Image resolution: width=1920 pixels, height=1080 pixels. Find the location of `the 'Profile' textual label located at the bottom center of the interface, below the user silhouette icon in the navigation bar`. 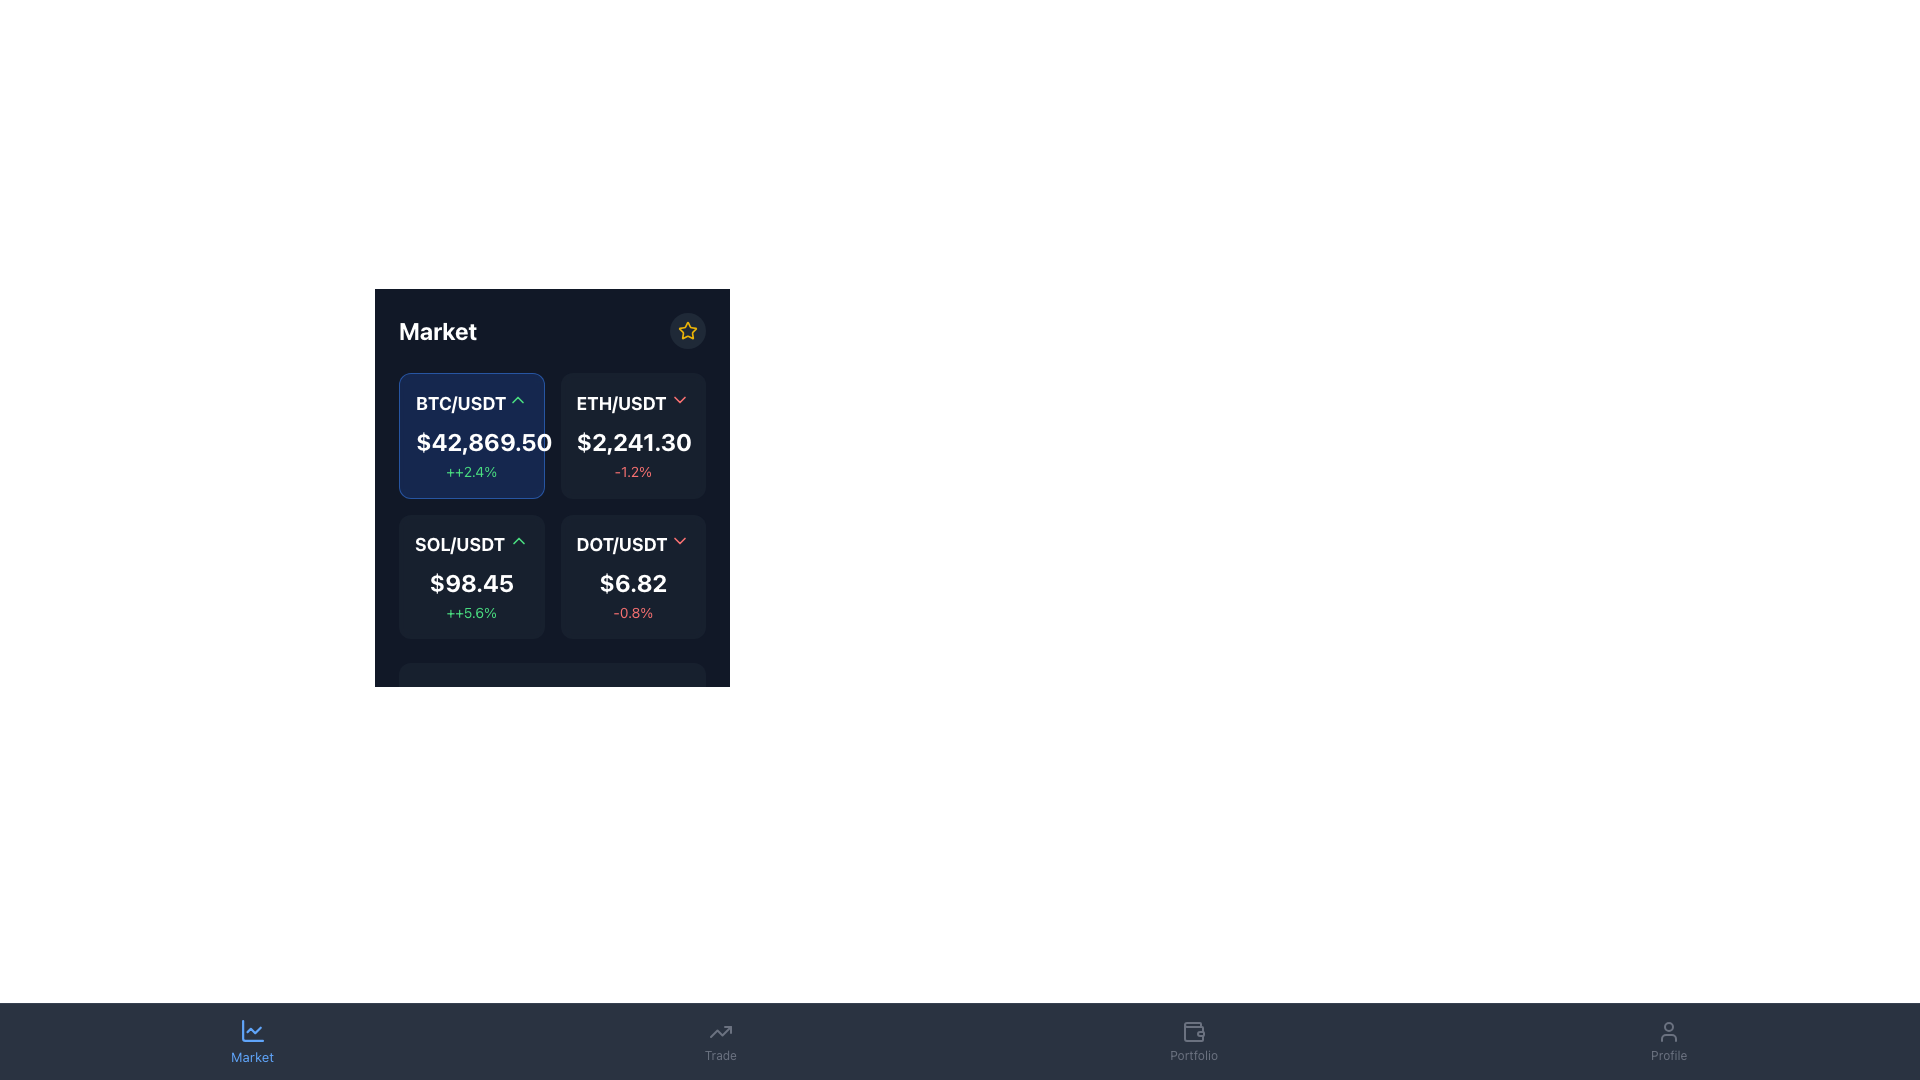

the 'Profile' textual label located at the bottom center of the interface, below the user silhouette icon in the navigation bar is located at coordinates (1669, 1055).